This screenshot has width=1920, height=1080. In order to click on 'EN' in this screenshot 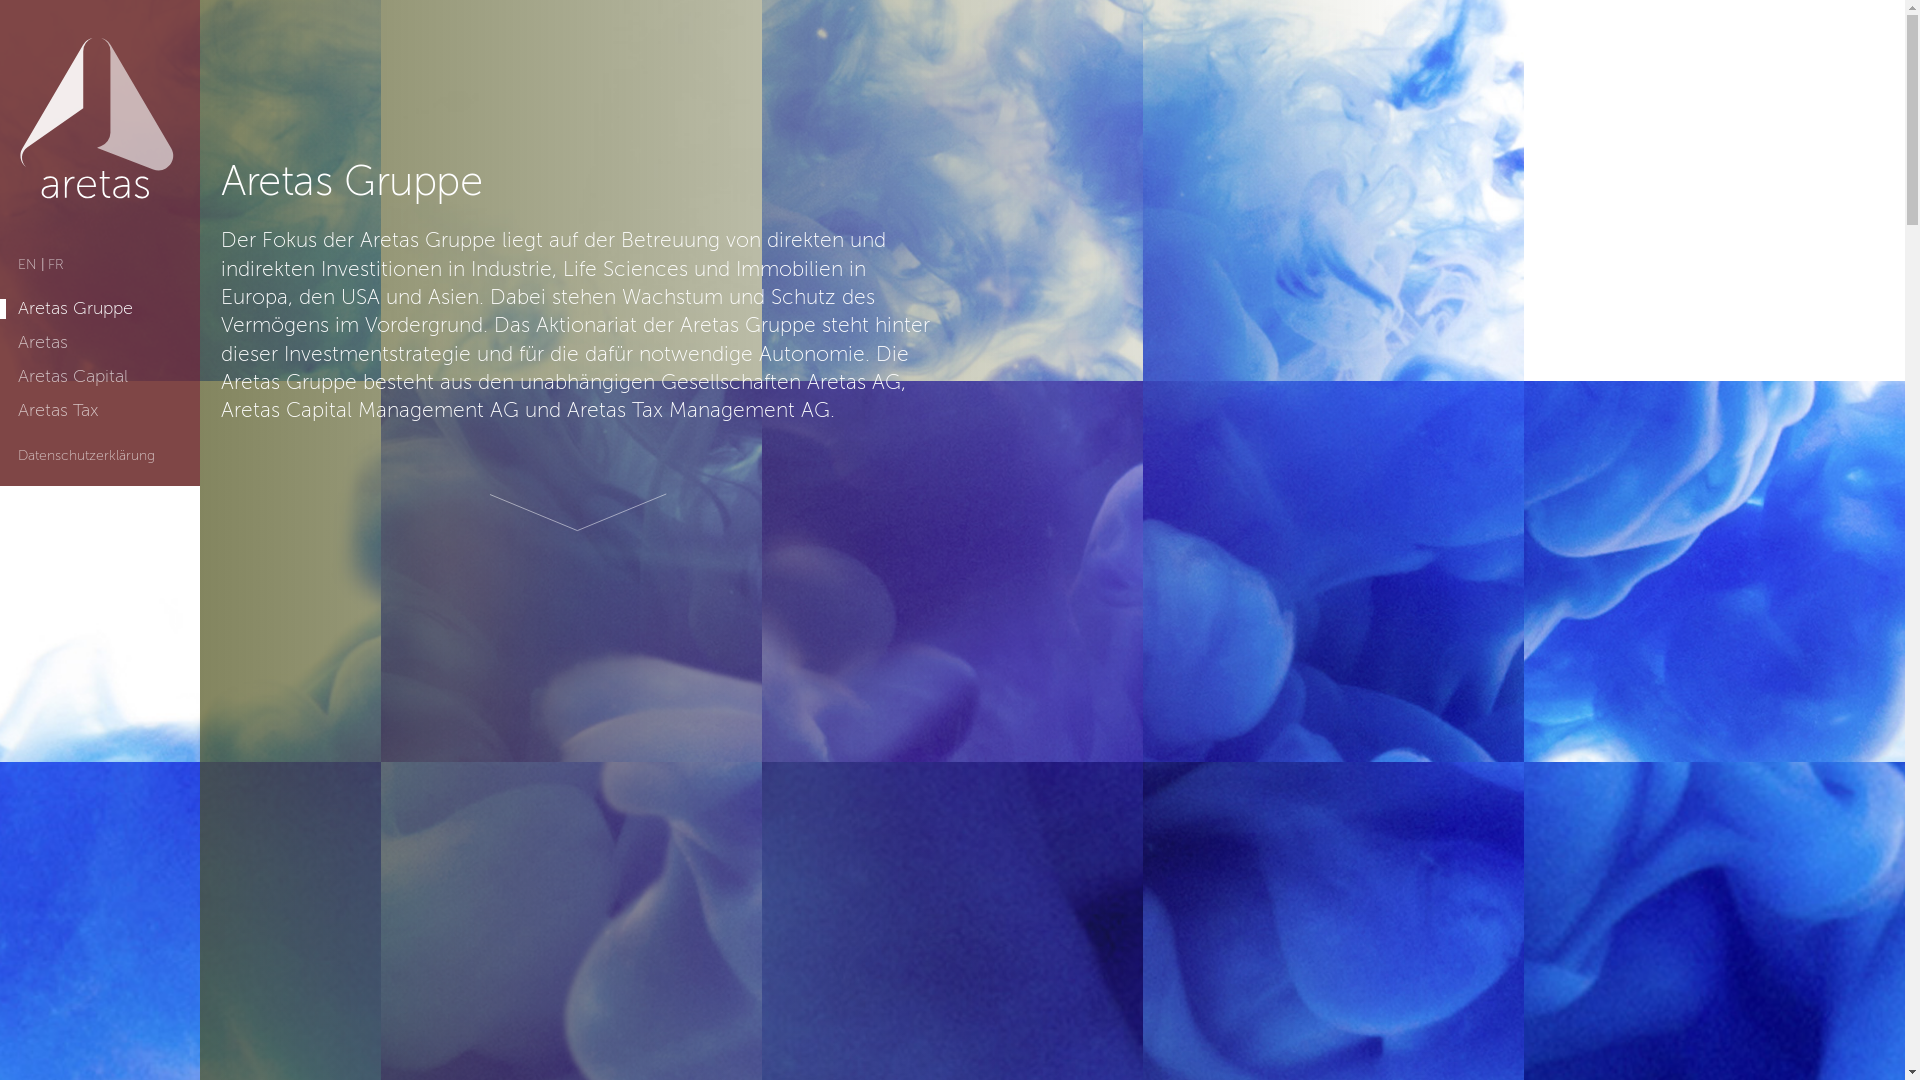, I will do `click(27, 264)`.